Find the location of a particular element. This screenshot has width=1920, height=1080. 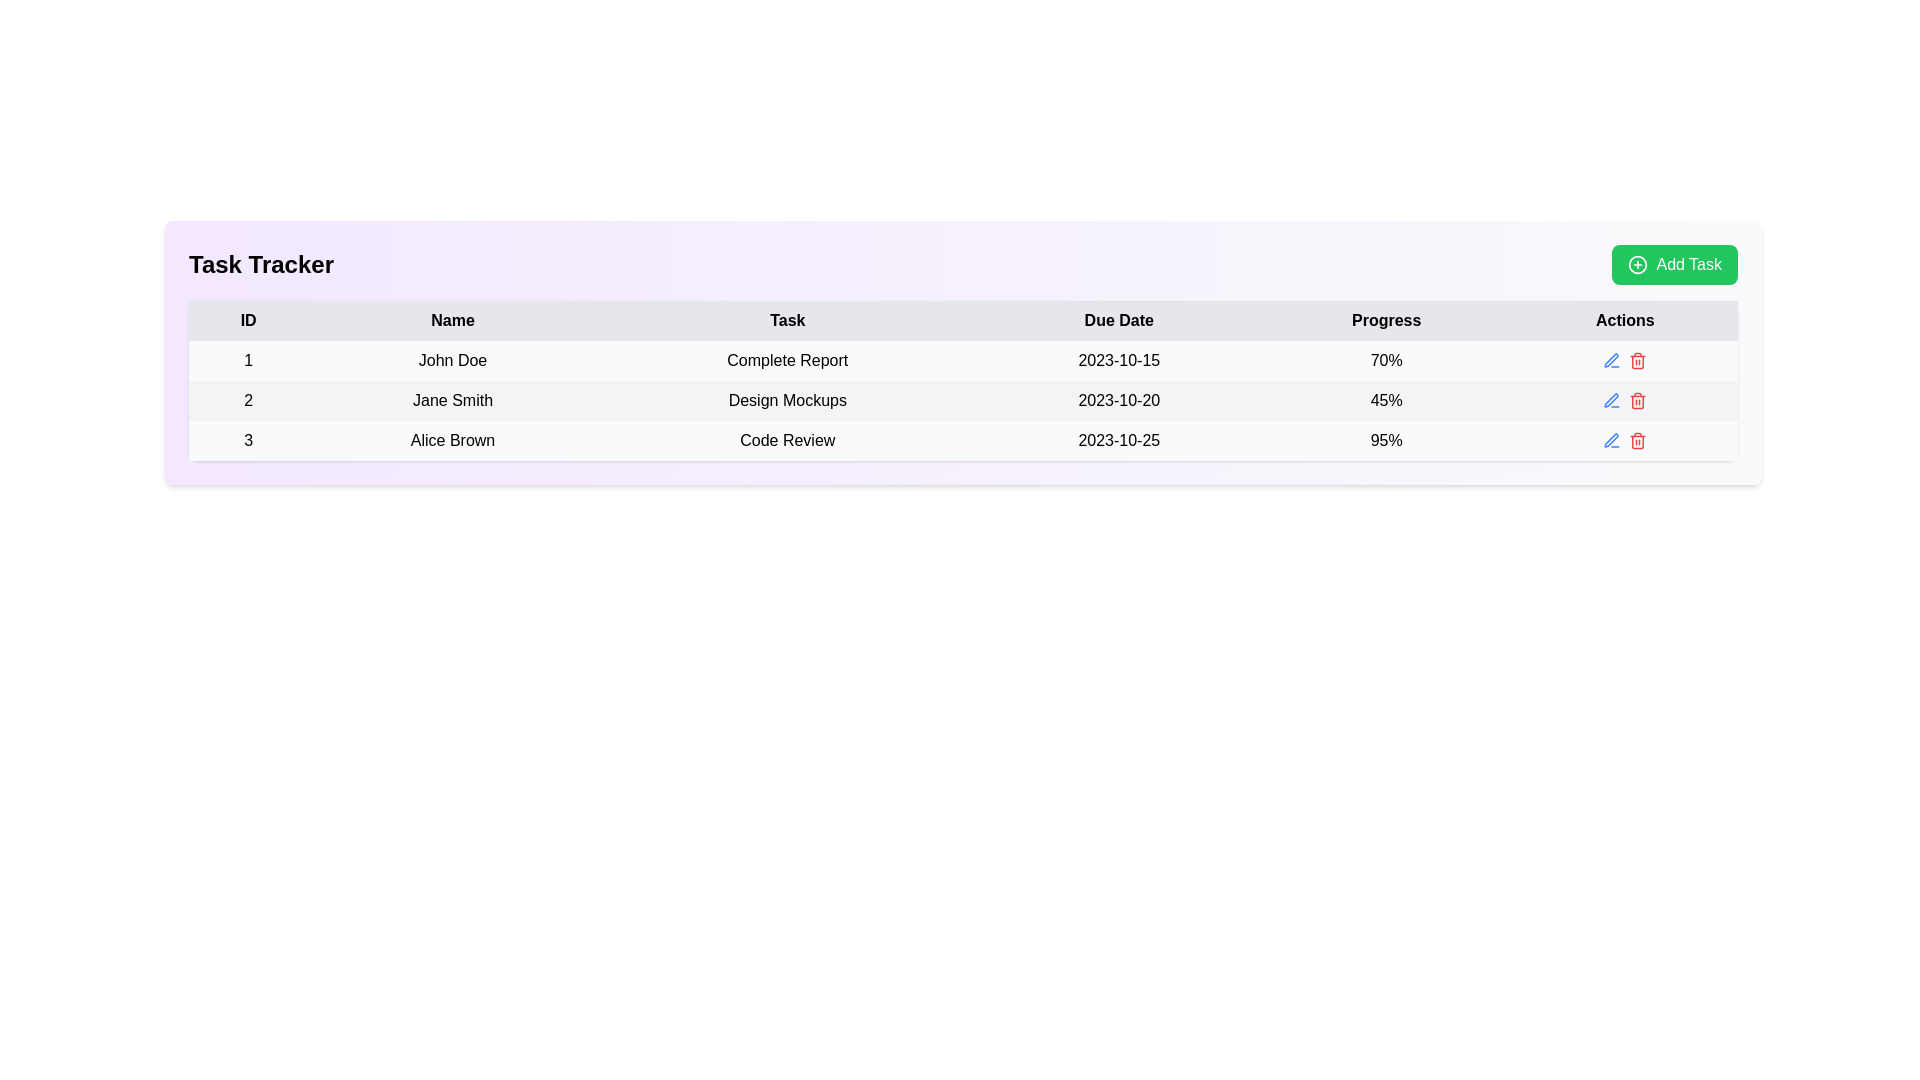

the static text label displaying 'ID', which is the first element in the header row above the data table, with a light gray background and bold modern font is located at coordinates (247, 319).